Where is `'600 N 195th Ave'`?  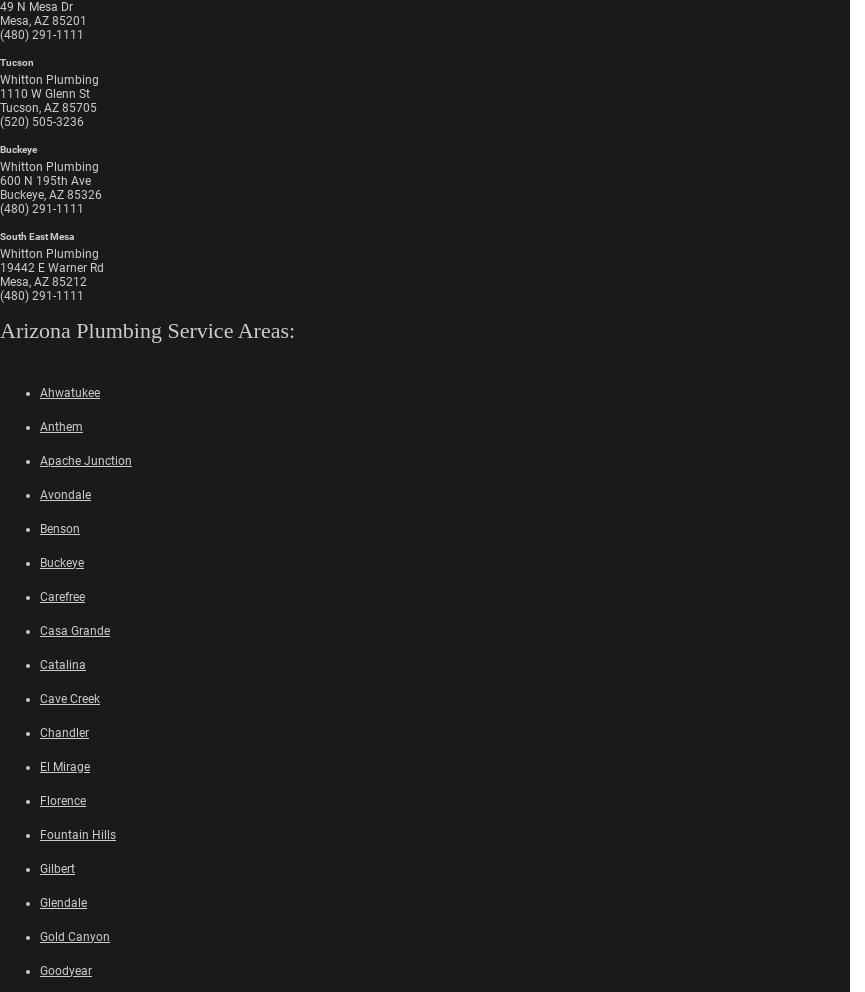
'600 N 195th Ave' is located at coordinates (45, 179).